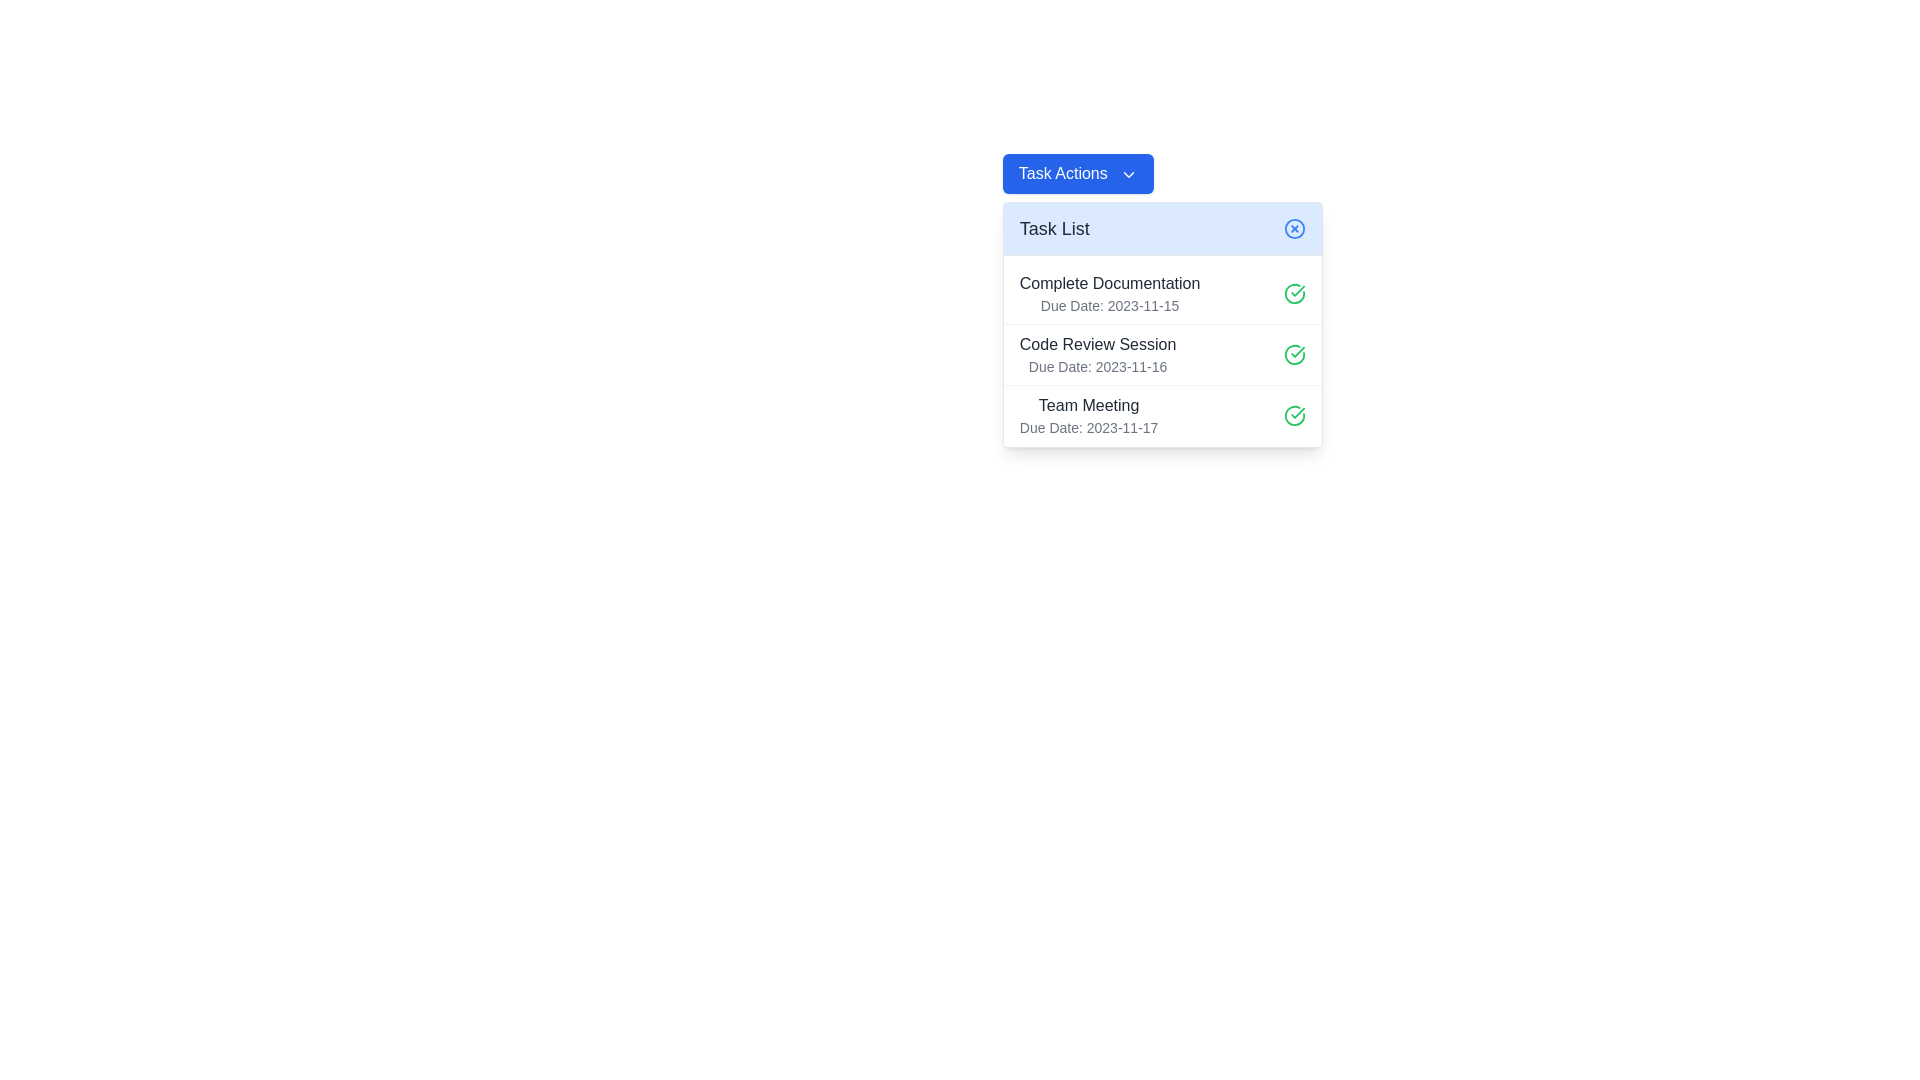 This screenshot has height=1080, width=1920. I want to click on the green checkmark icon that indicates a completed state, located in the second row of the task list adjacent to the text 'Code Review Session' and 'Due Date: 2023-11-16', so click(1294, 353).